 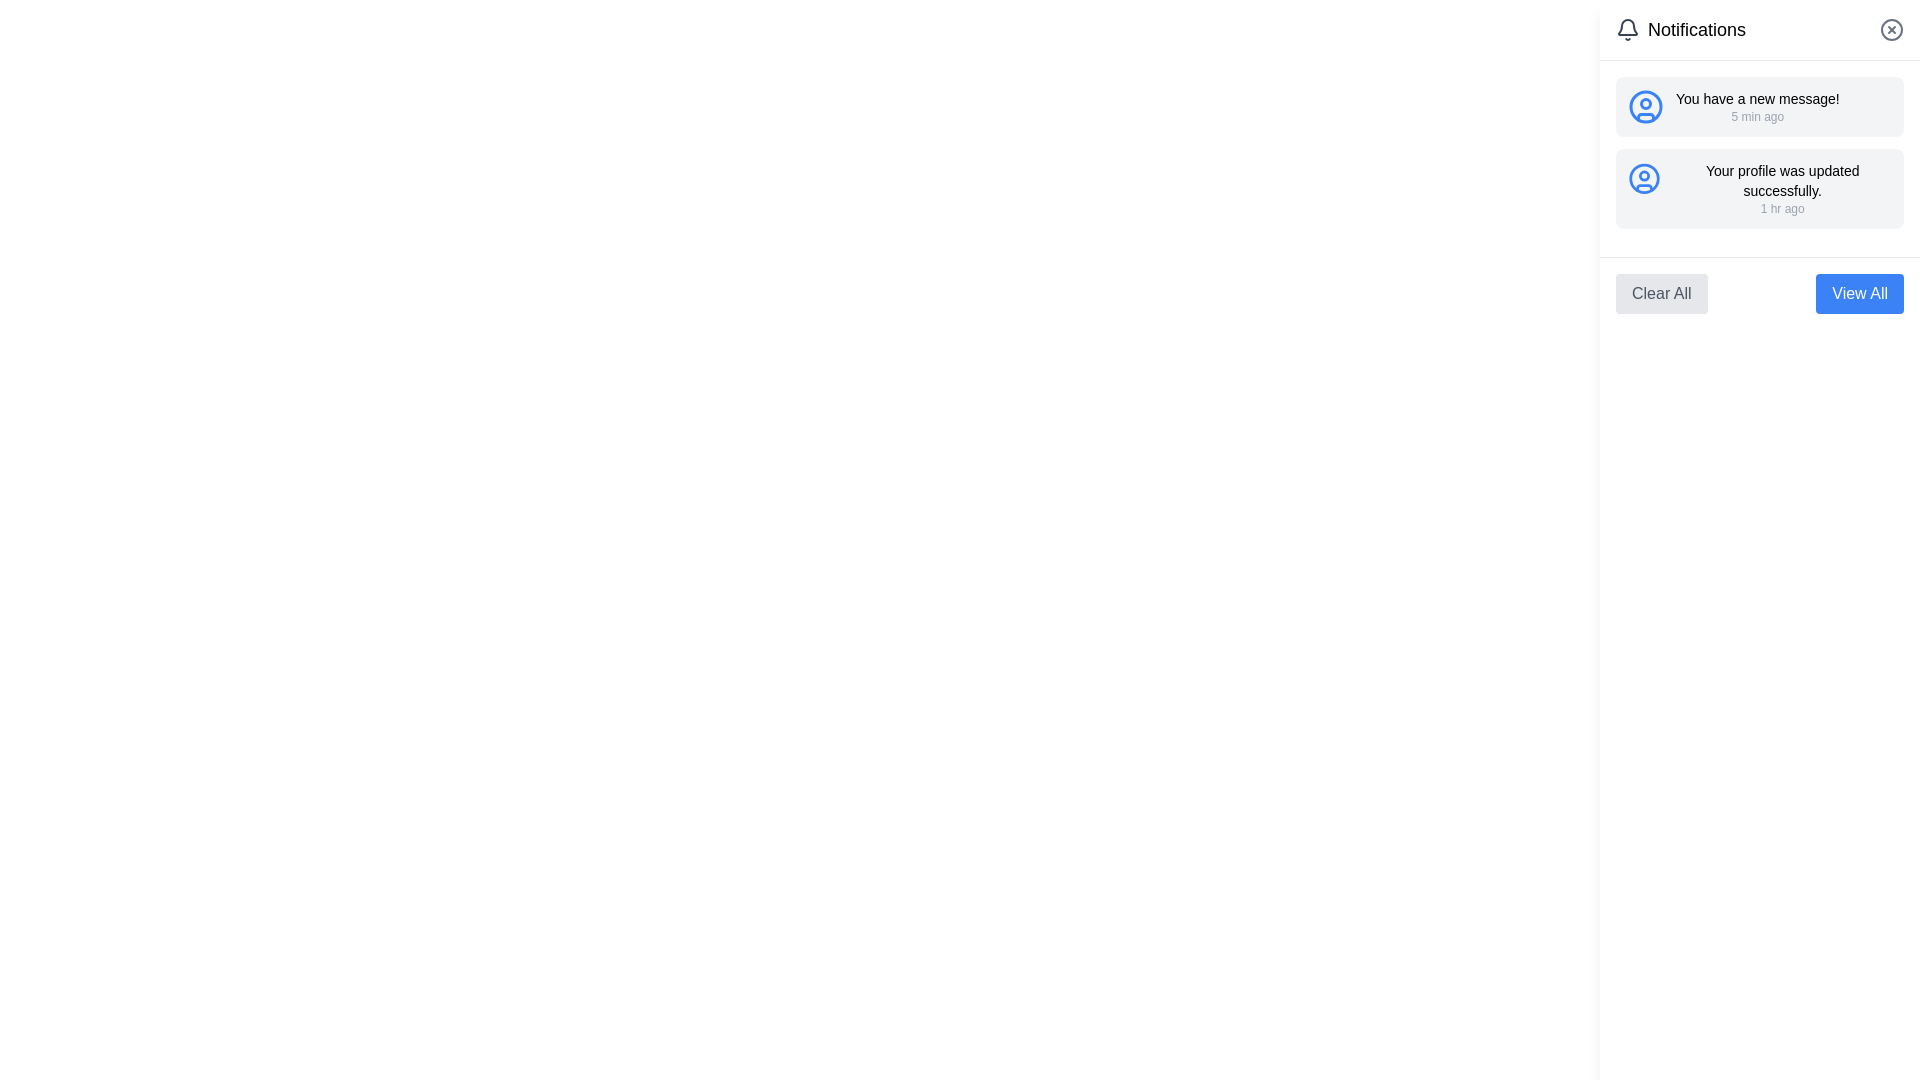 I want to click on the bottom section of the blue curved line of the user icon located in the top-right notifications panel, so click(x=1646, y=116).